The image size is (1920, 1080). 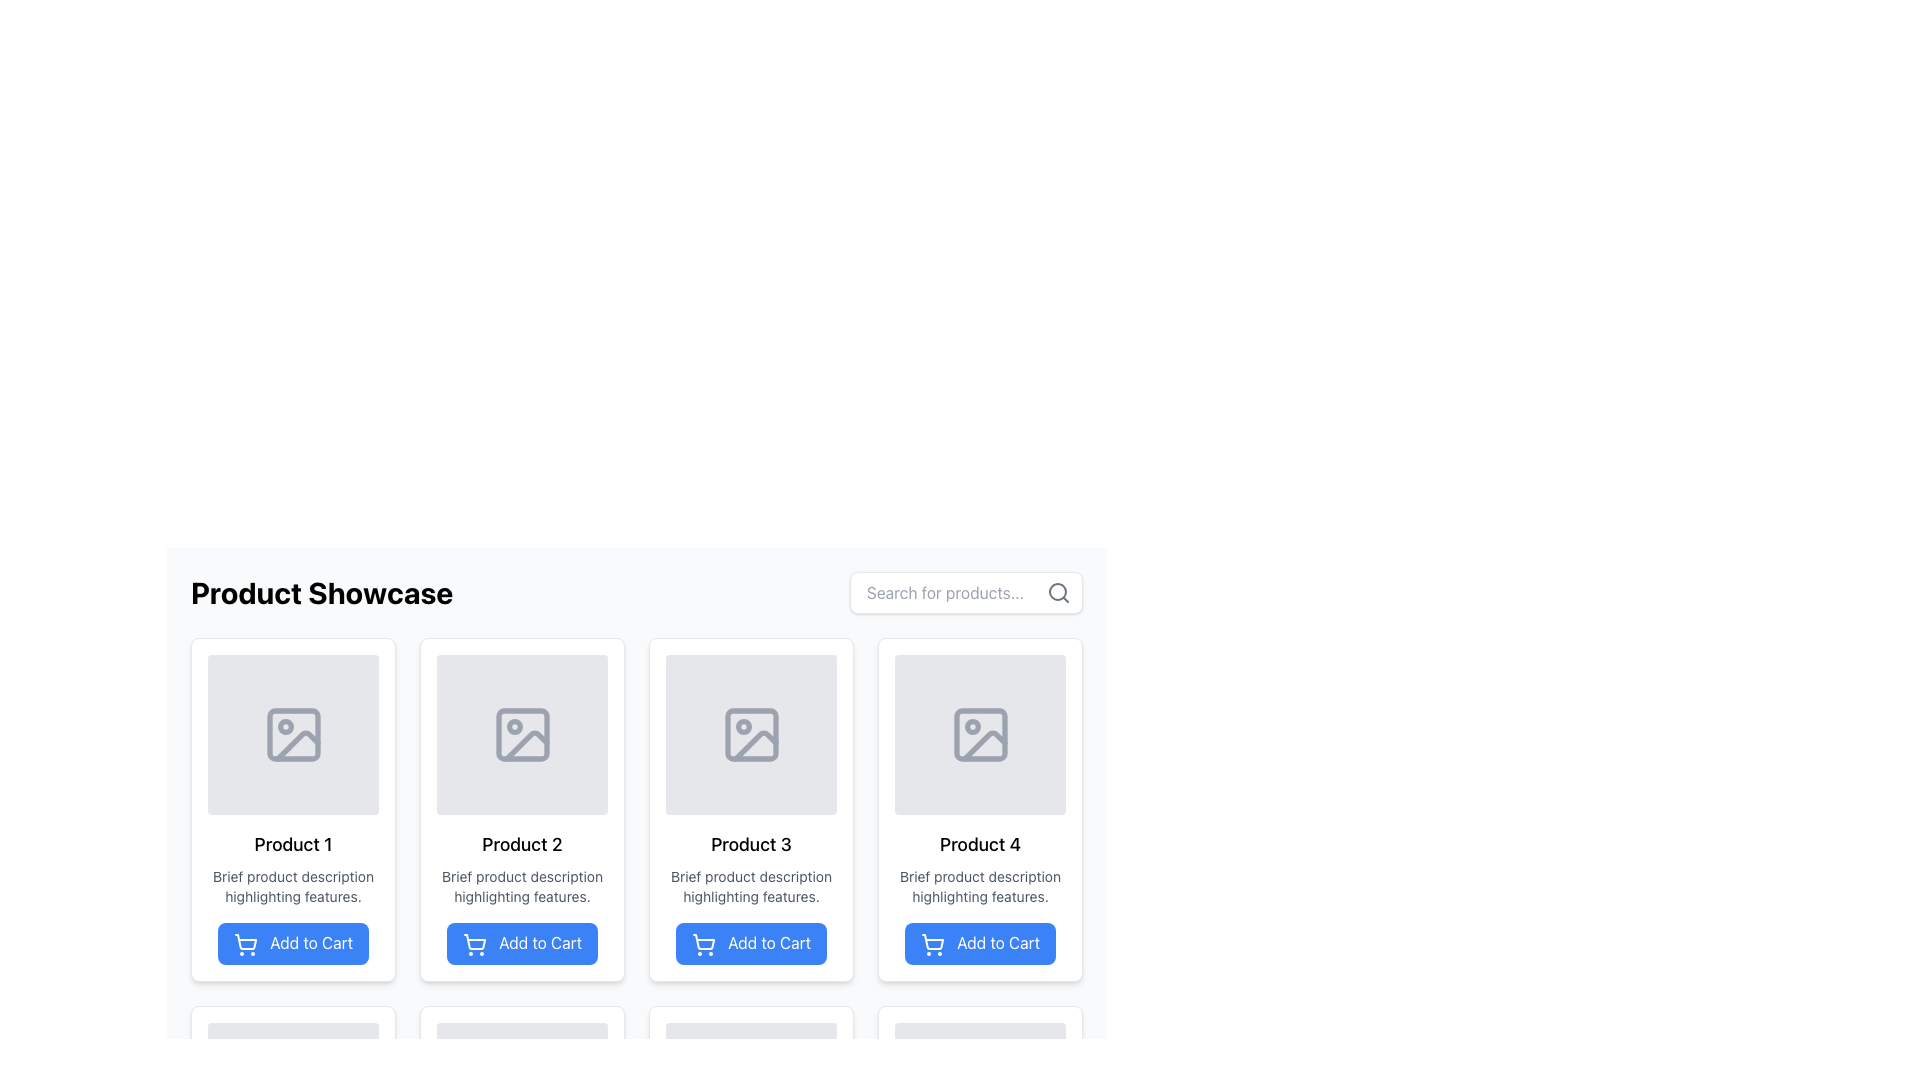 What do you see at coordinates (966, 592) in the screenshot?
I see `the Text Input Field for searching products by clearing any typed text` at bounding box center [966, 592].